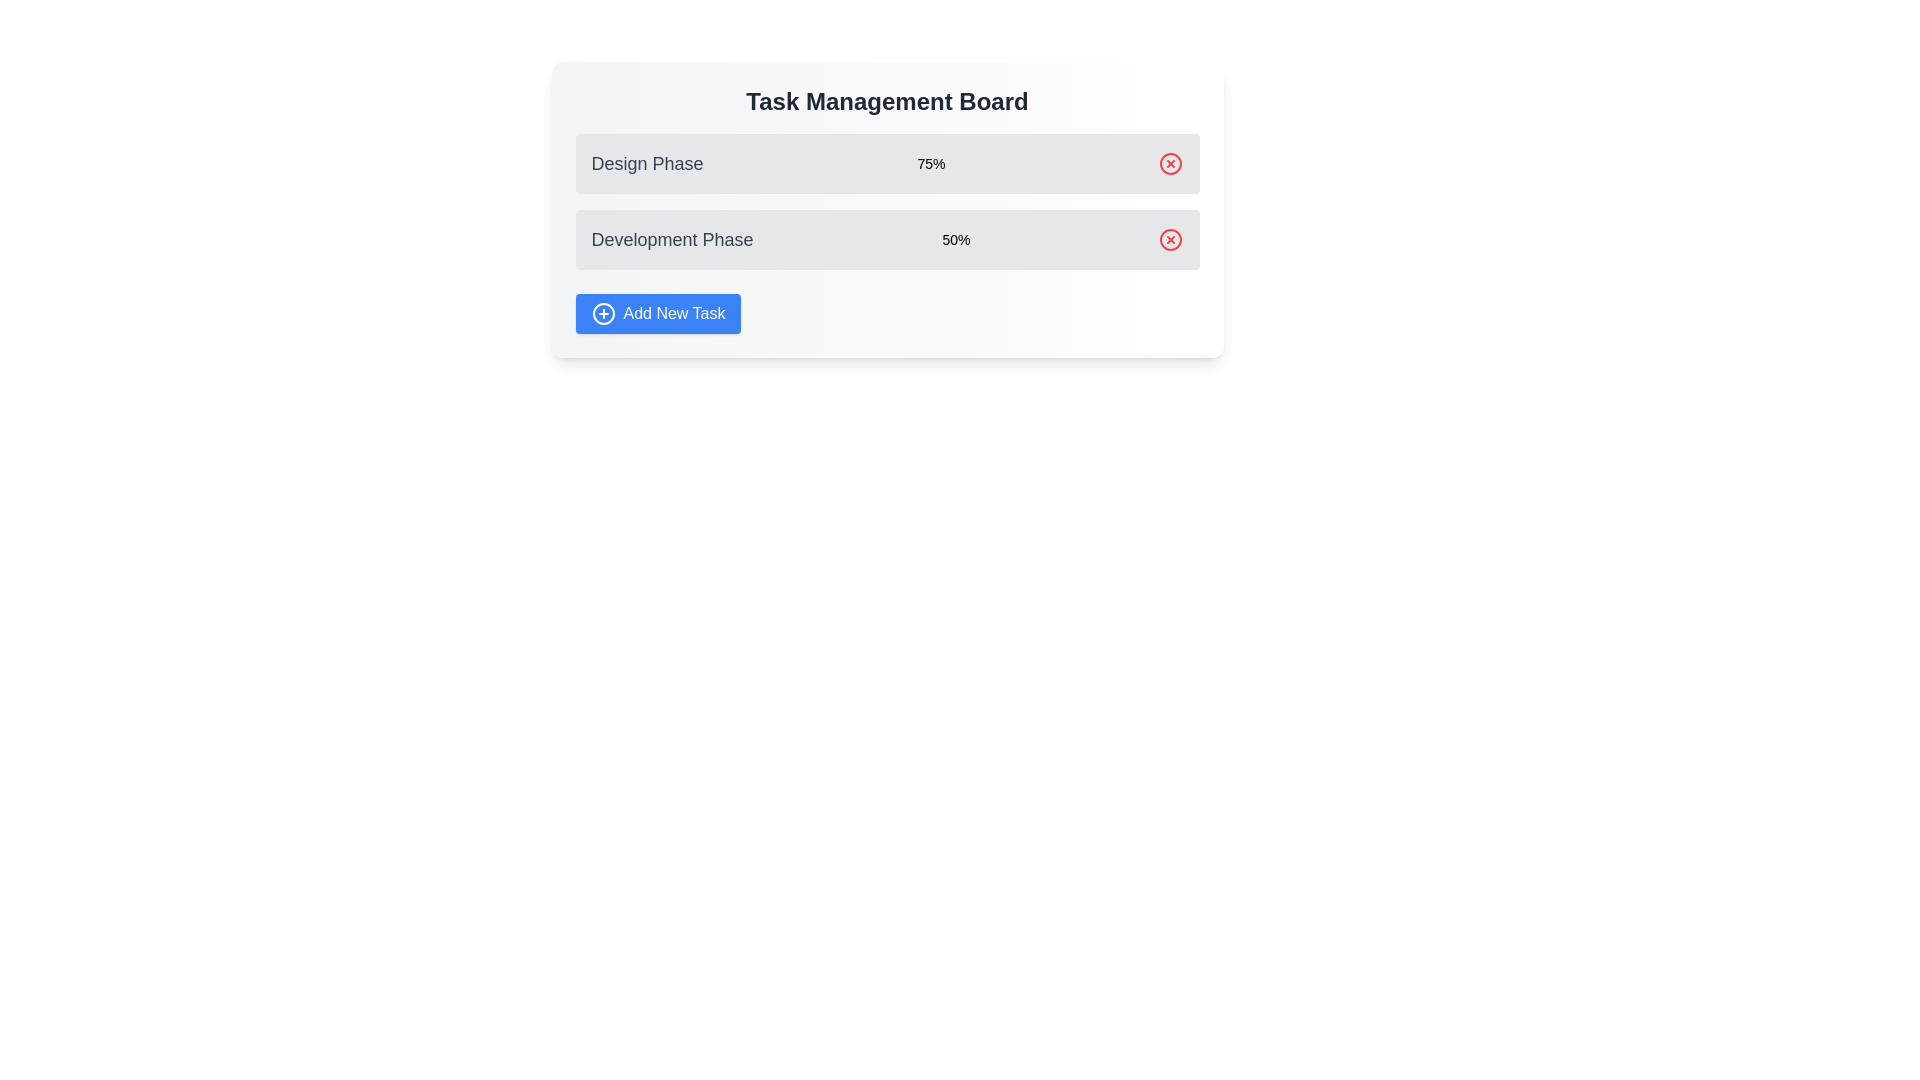  What do you see at coordinates (602, 313) in the screenshot?
I see `the decorative icon indicating the 'Add New Task' button located at the bottom left of the main task board interface` at bounding box center [602, 313].